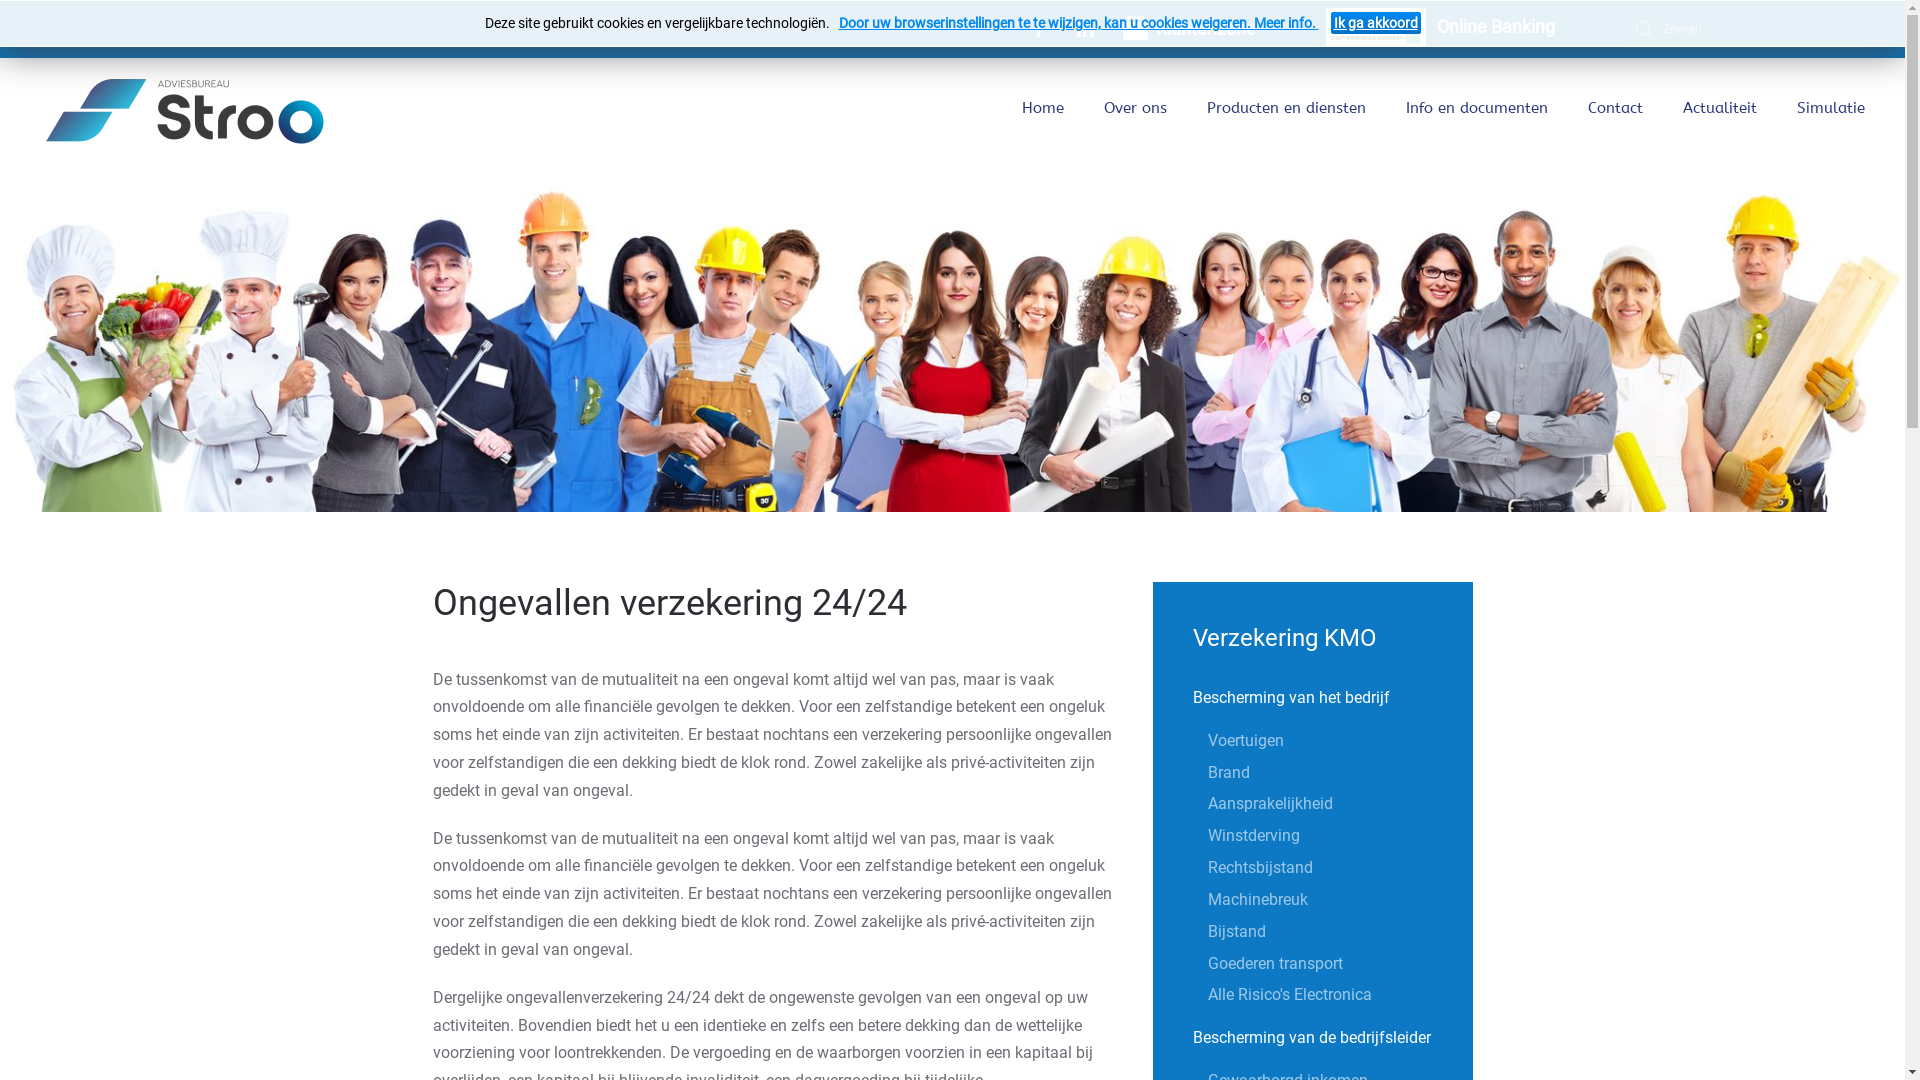  I want to click on '   Online Banking', so click(1440, 29).